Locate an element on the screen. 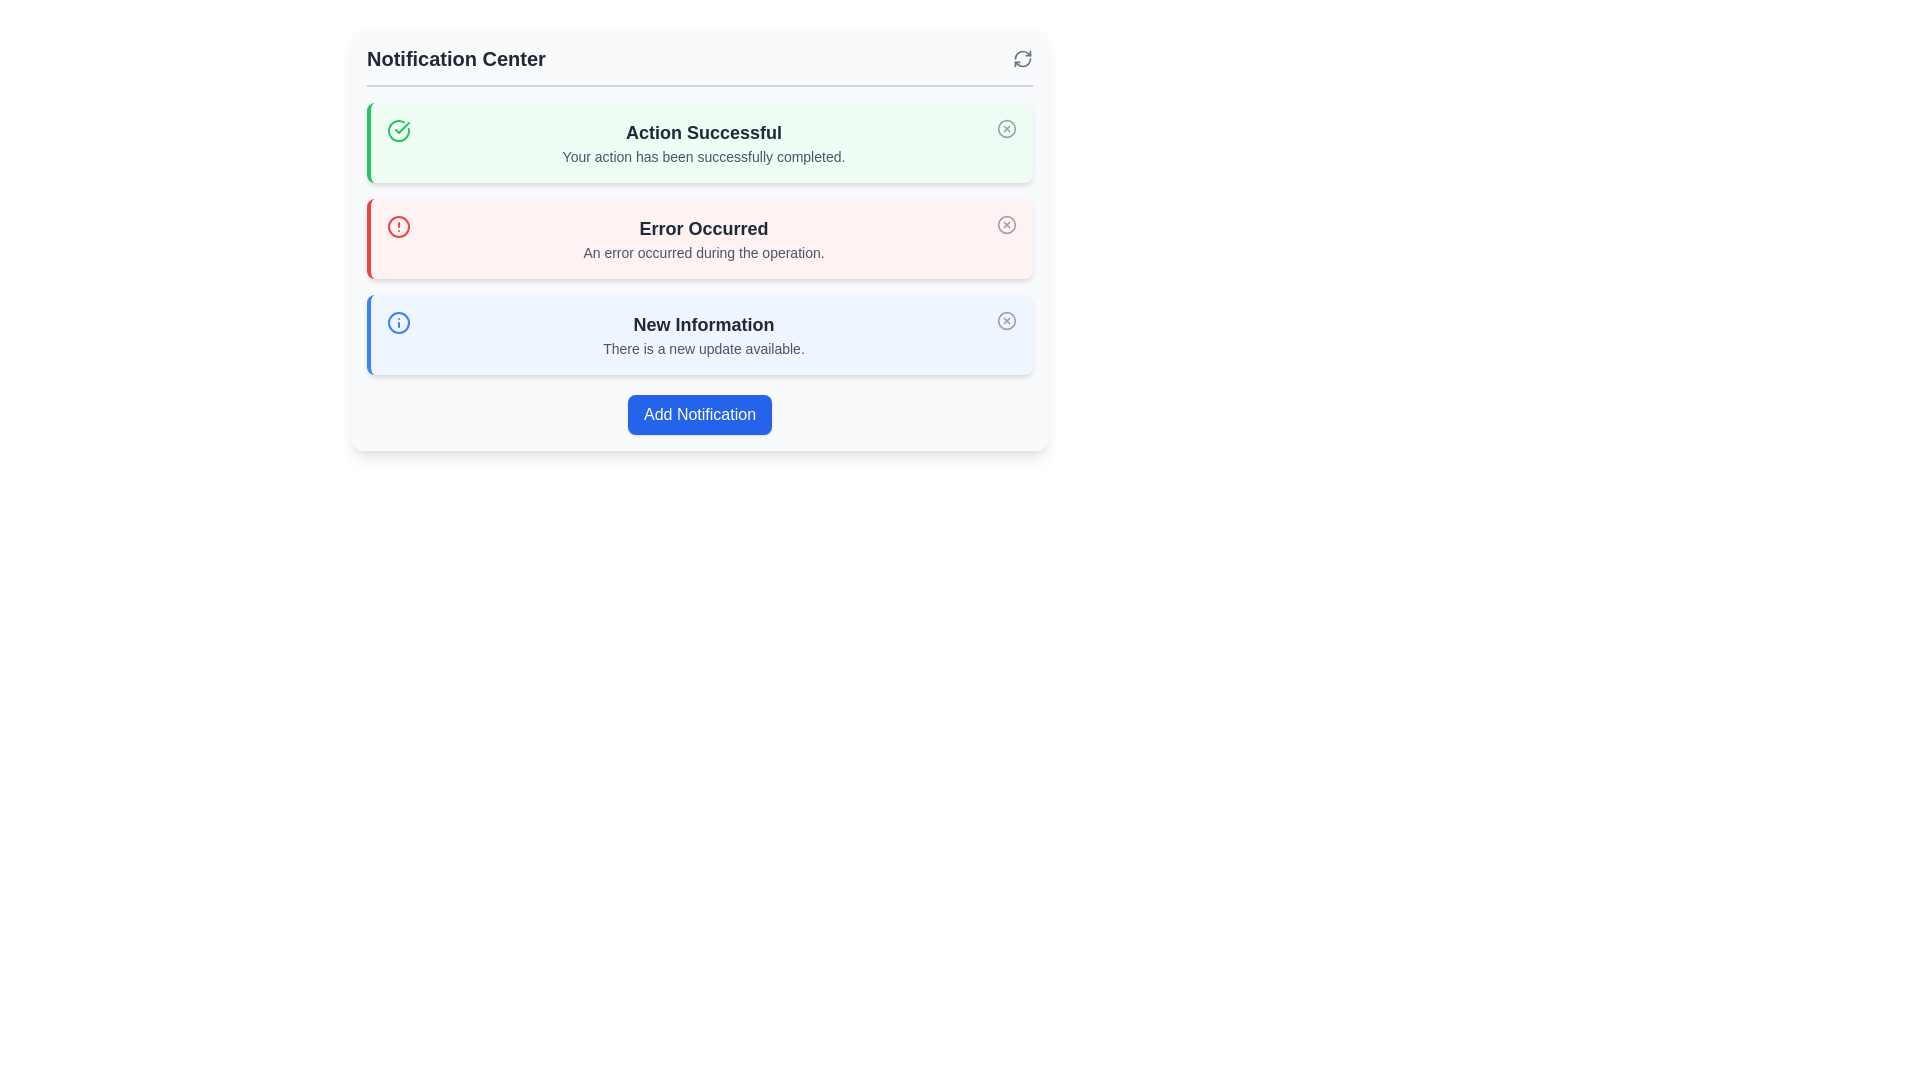 This screenshot has height=1080, width=1920. the error icon located to the left of the 'Error Occurred' notification text that signifies an error or alert to the user is located at coordinates (398, 226).